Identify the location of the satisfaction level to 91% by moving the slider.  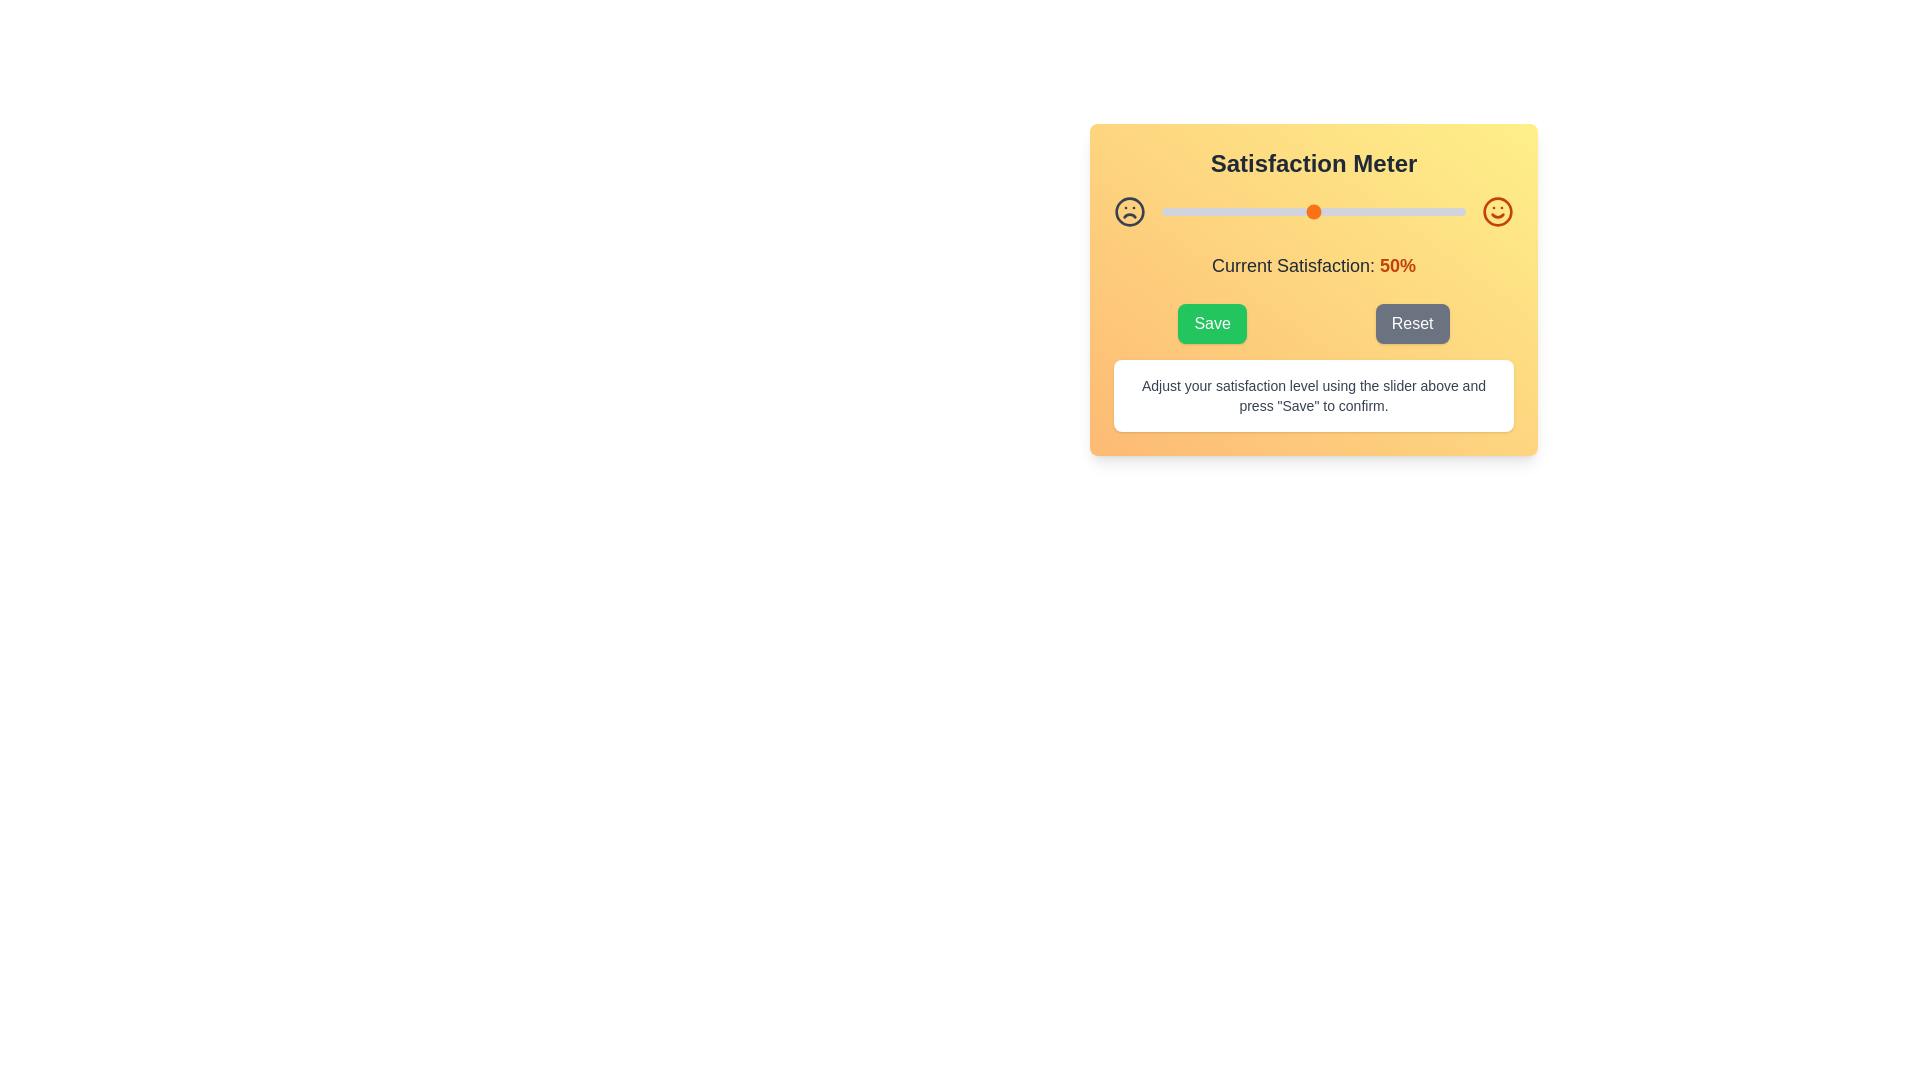
(1437, 212).